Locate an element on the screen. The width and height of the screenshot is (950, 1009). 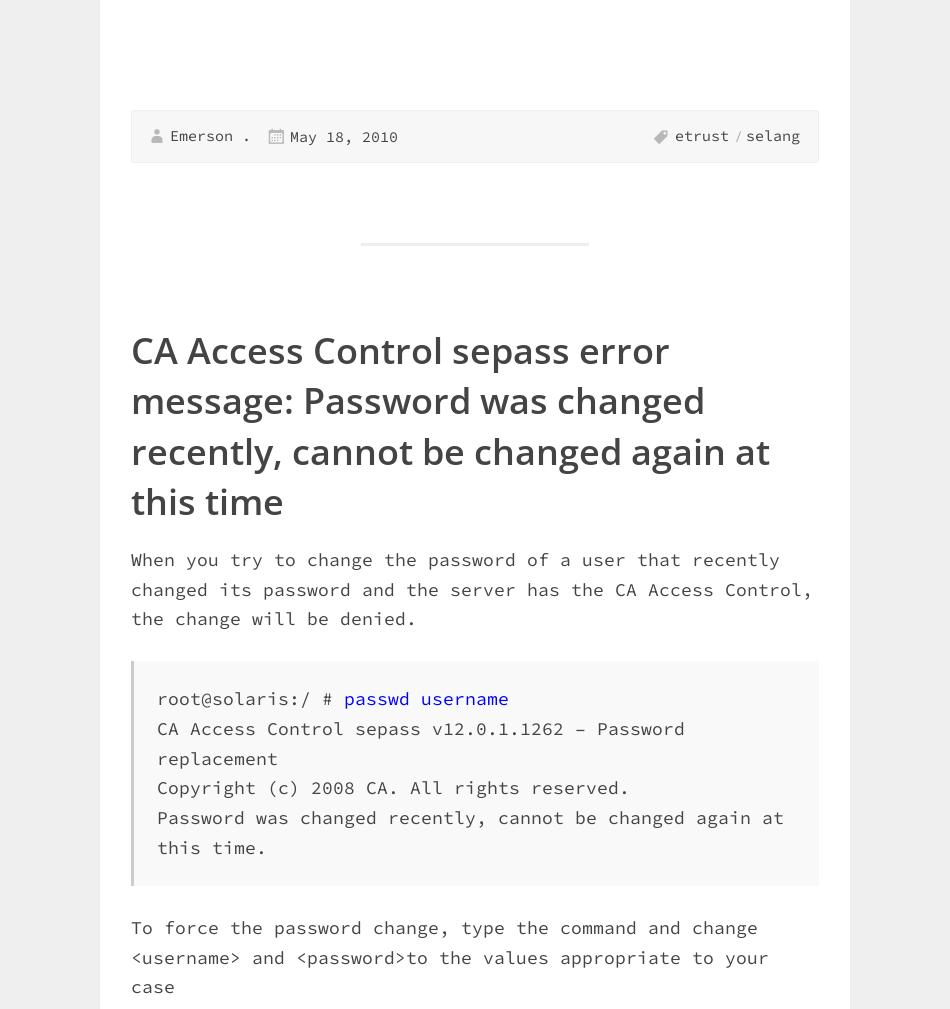
'May 18, 2010' is located at coordinates (342, 134).